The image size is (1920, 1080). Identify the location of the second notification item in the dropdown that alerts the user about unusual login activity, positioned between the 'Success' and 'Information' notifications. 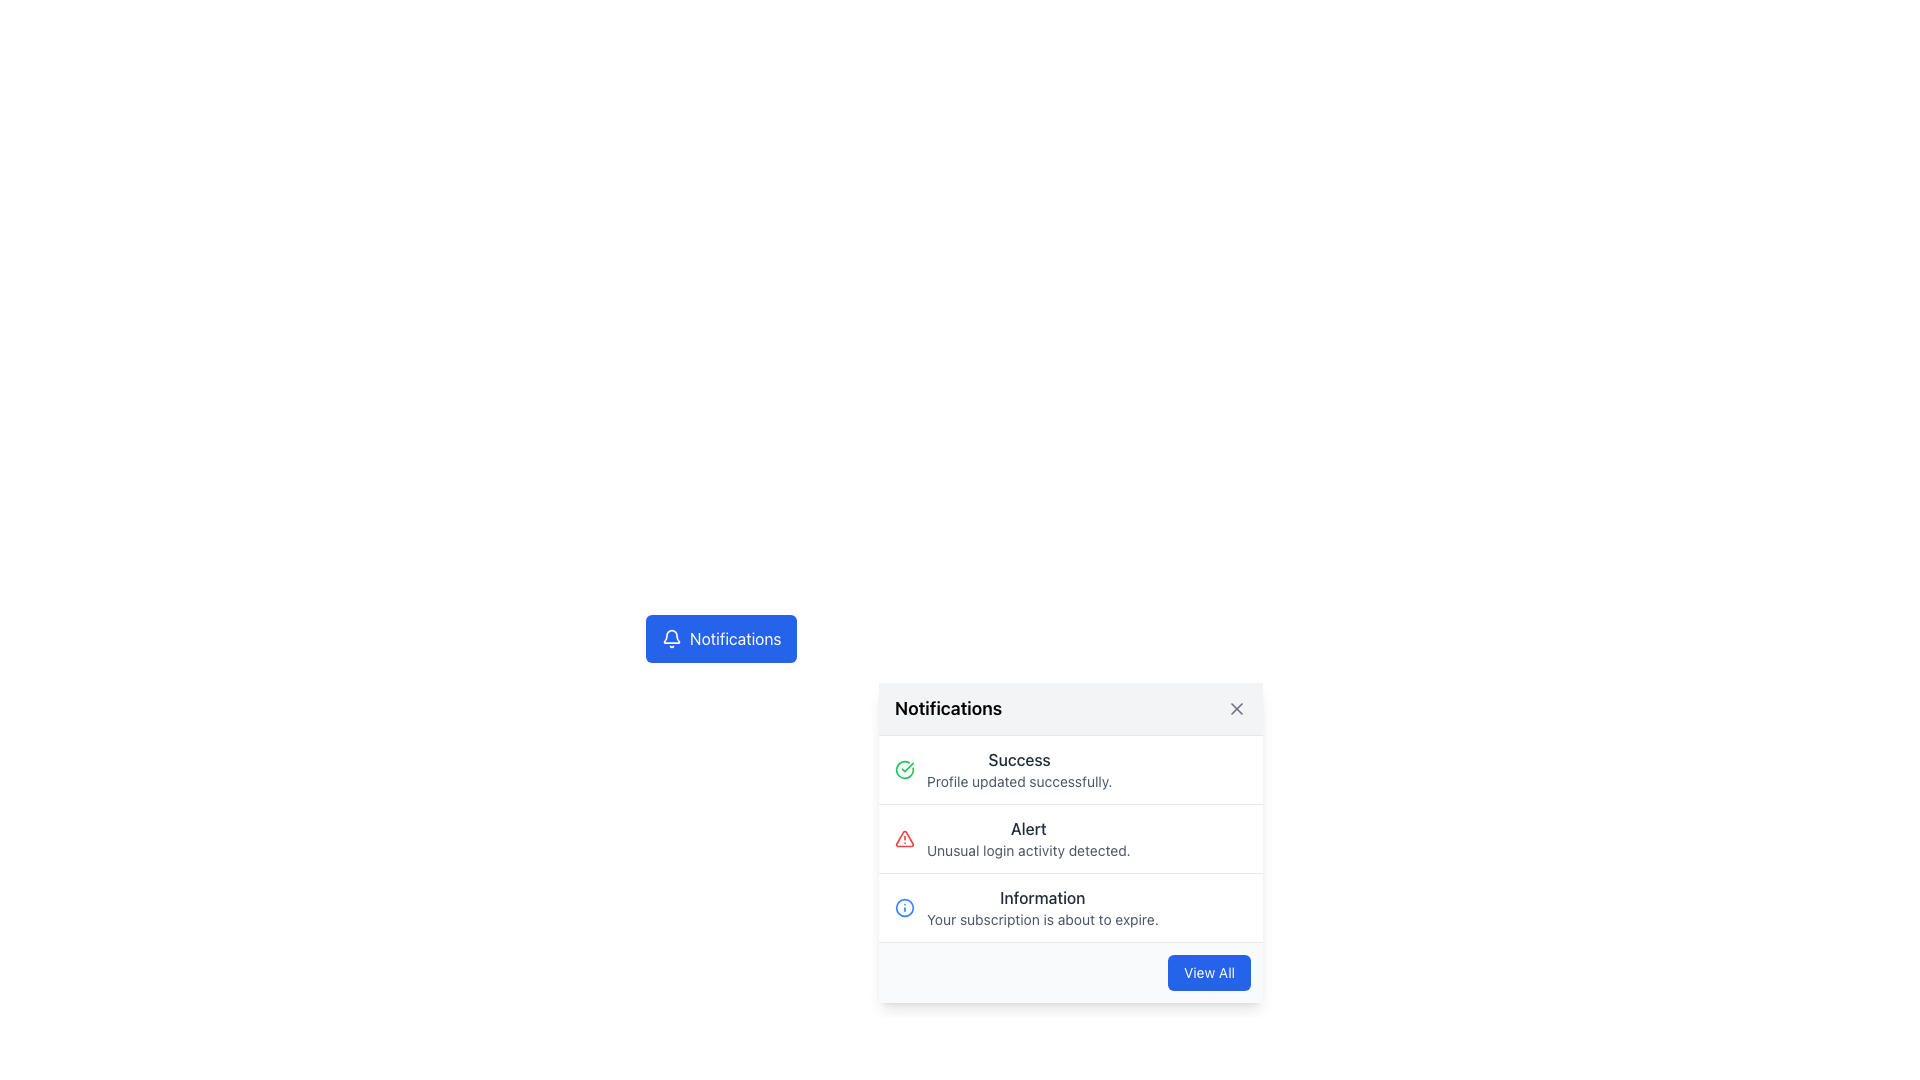
(1069, 839).